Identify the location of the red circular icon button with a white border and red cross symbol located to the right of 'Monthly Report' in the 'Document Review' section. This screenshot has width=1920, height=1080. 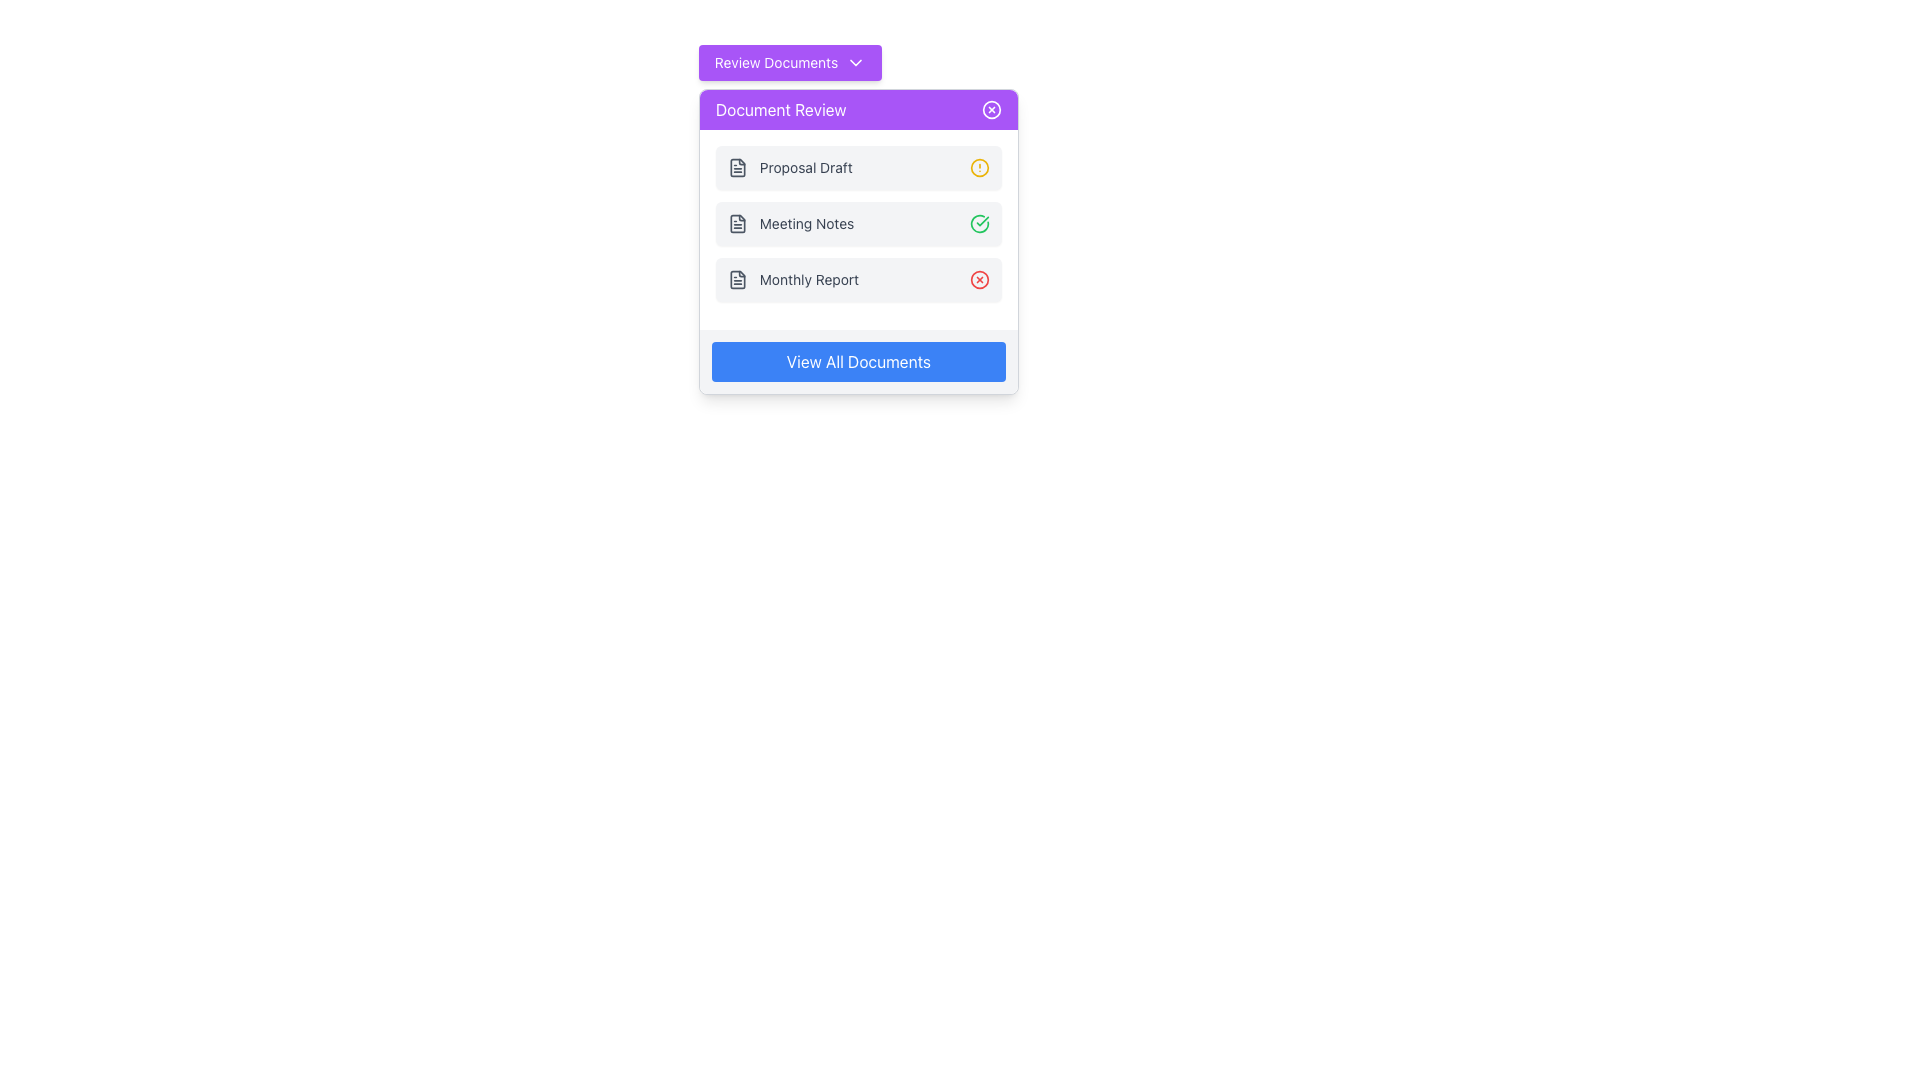
(979, 280).